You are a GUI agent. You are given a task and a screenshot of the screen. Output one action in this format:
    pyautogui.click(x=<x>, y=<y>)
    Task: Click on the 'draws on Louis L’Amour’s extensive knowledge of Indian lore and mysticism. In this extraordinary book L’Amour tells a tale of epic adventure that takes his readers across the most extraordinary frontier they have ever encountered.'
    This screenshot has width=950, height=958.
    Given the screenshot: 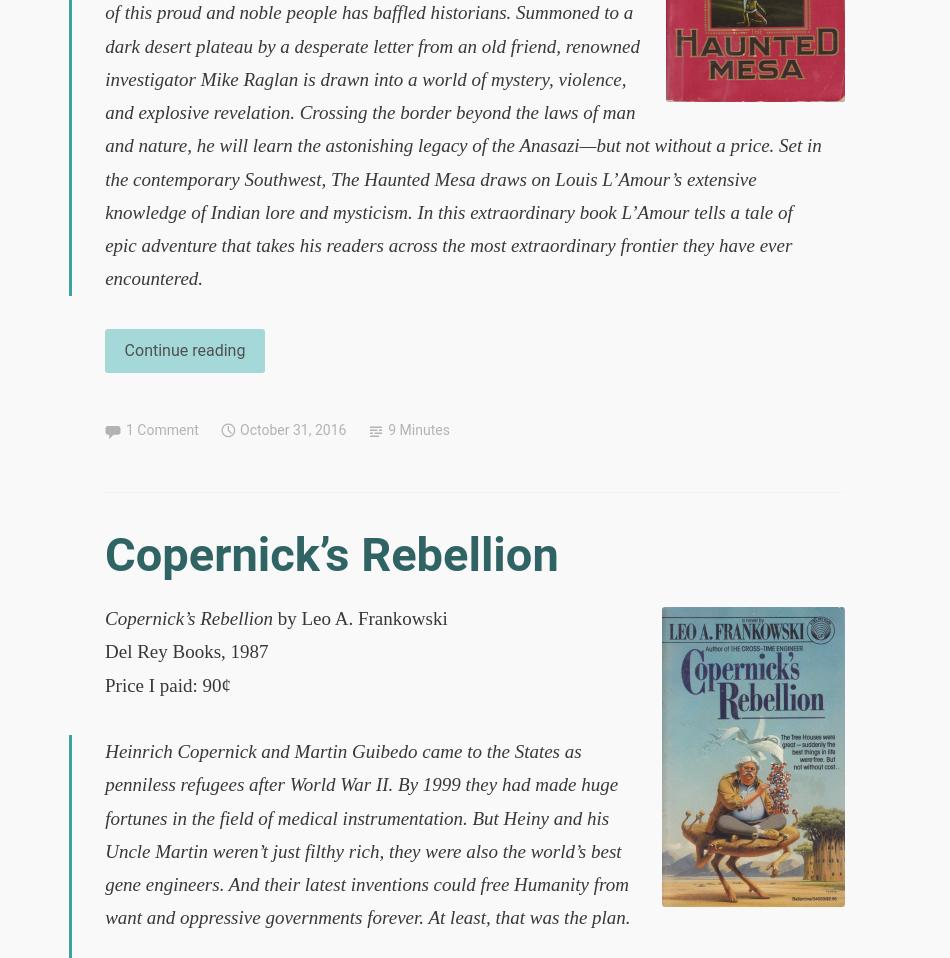 What is the action you would take?
    pyautogui.click(x=104, y=227)
    